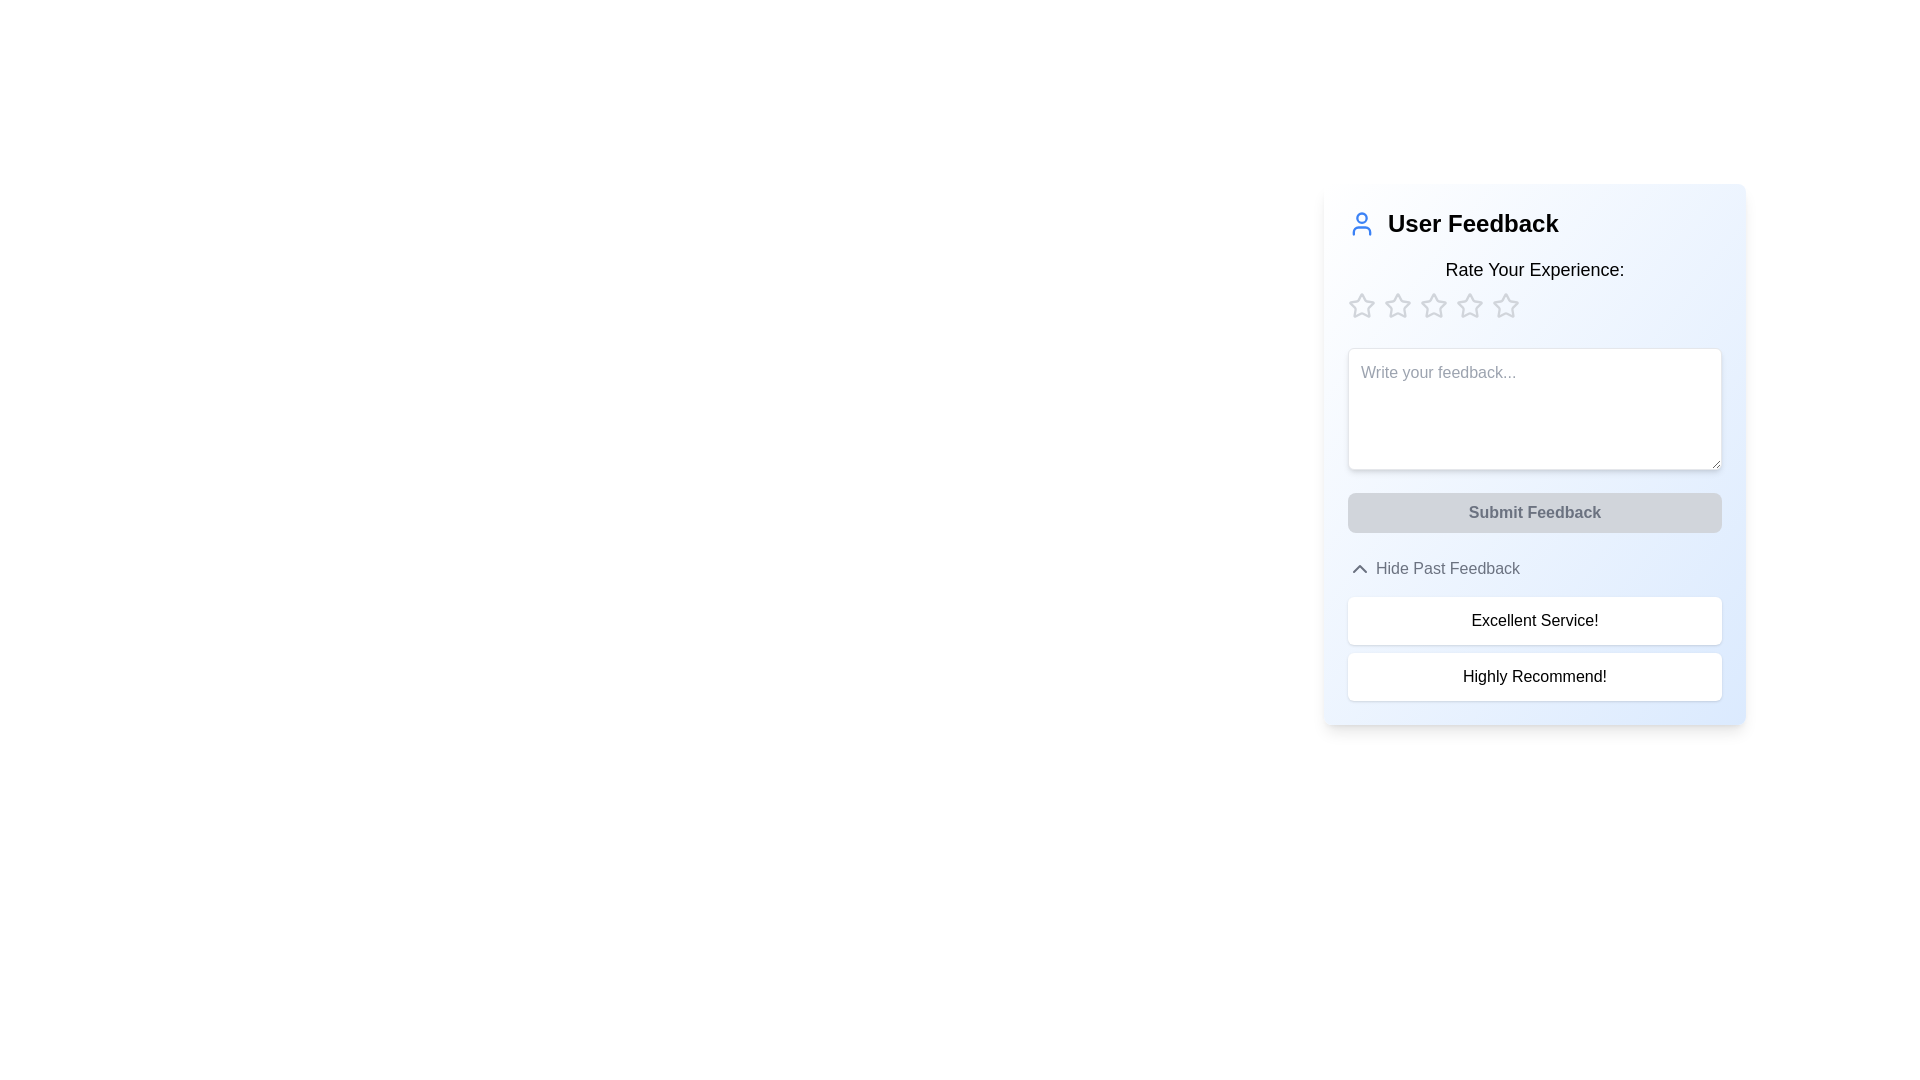 The height and width of the screenshot is (1080, 1920). What do you see at coordinates (1534, 223) in the screenshot?
I see `the 'User Feedback' label, which displays the text in bold with a person outline icon in blue to its left, located at the top of the feedback form` at bounding box center [1534, 223].